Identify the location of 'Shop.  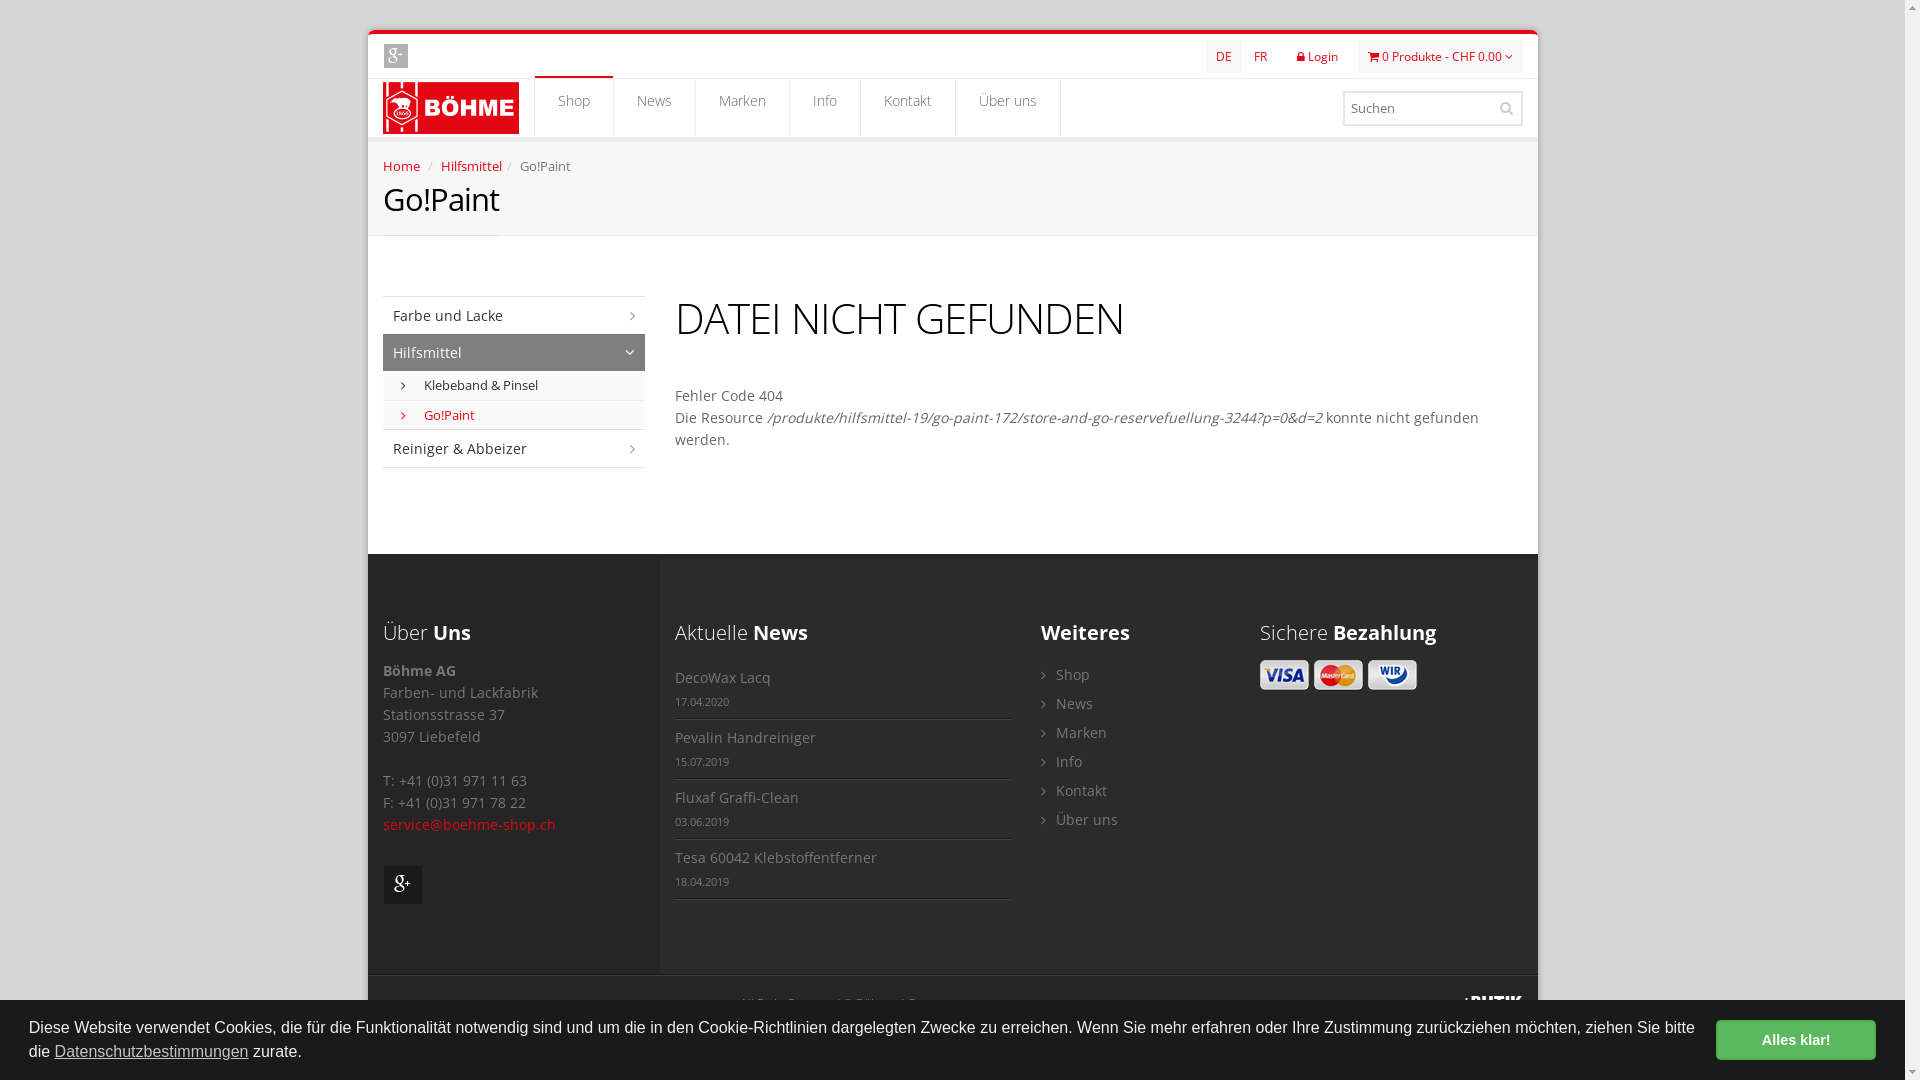
(571, 108).